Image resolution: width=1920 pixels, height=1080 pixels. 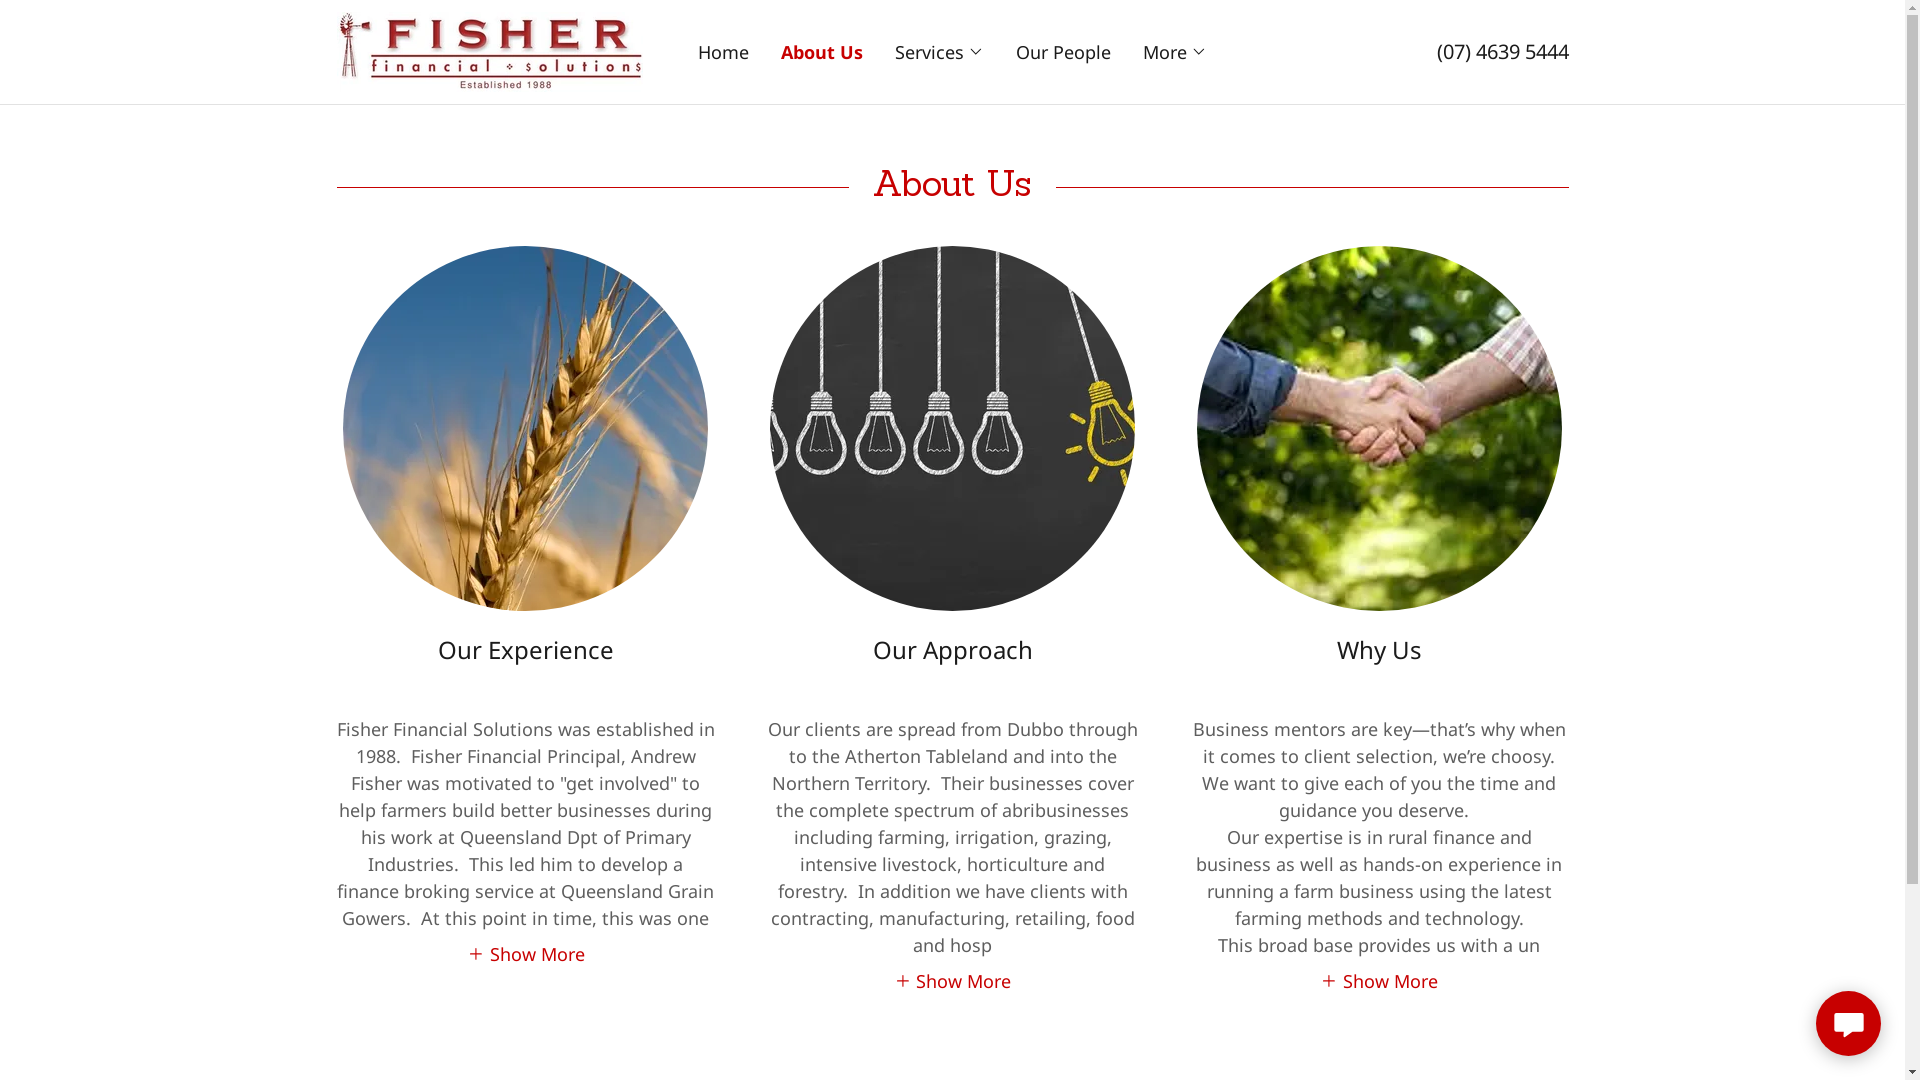 I want to click on 'Fisher Financial Solutions', so click(x=489, y=49).